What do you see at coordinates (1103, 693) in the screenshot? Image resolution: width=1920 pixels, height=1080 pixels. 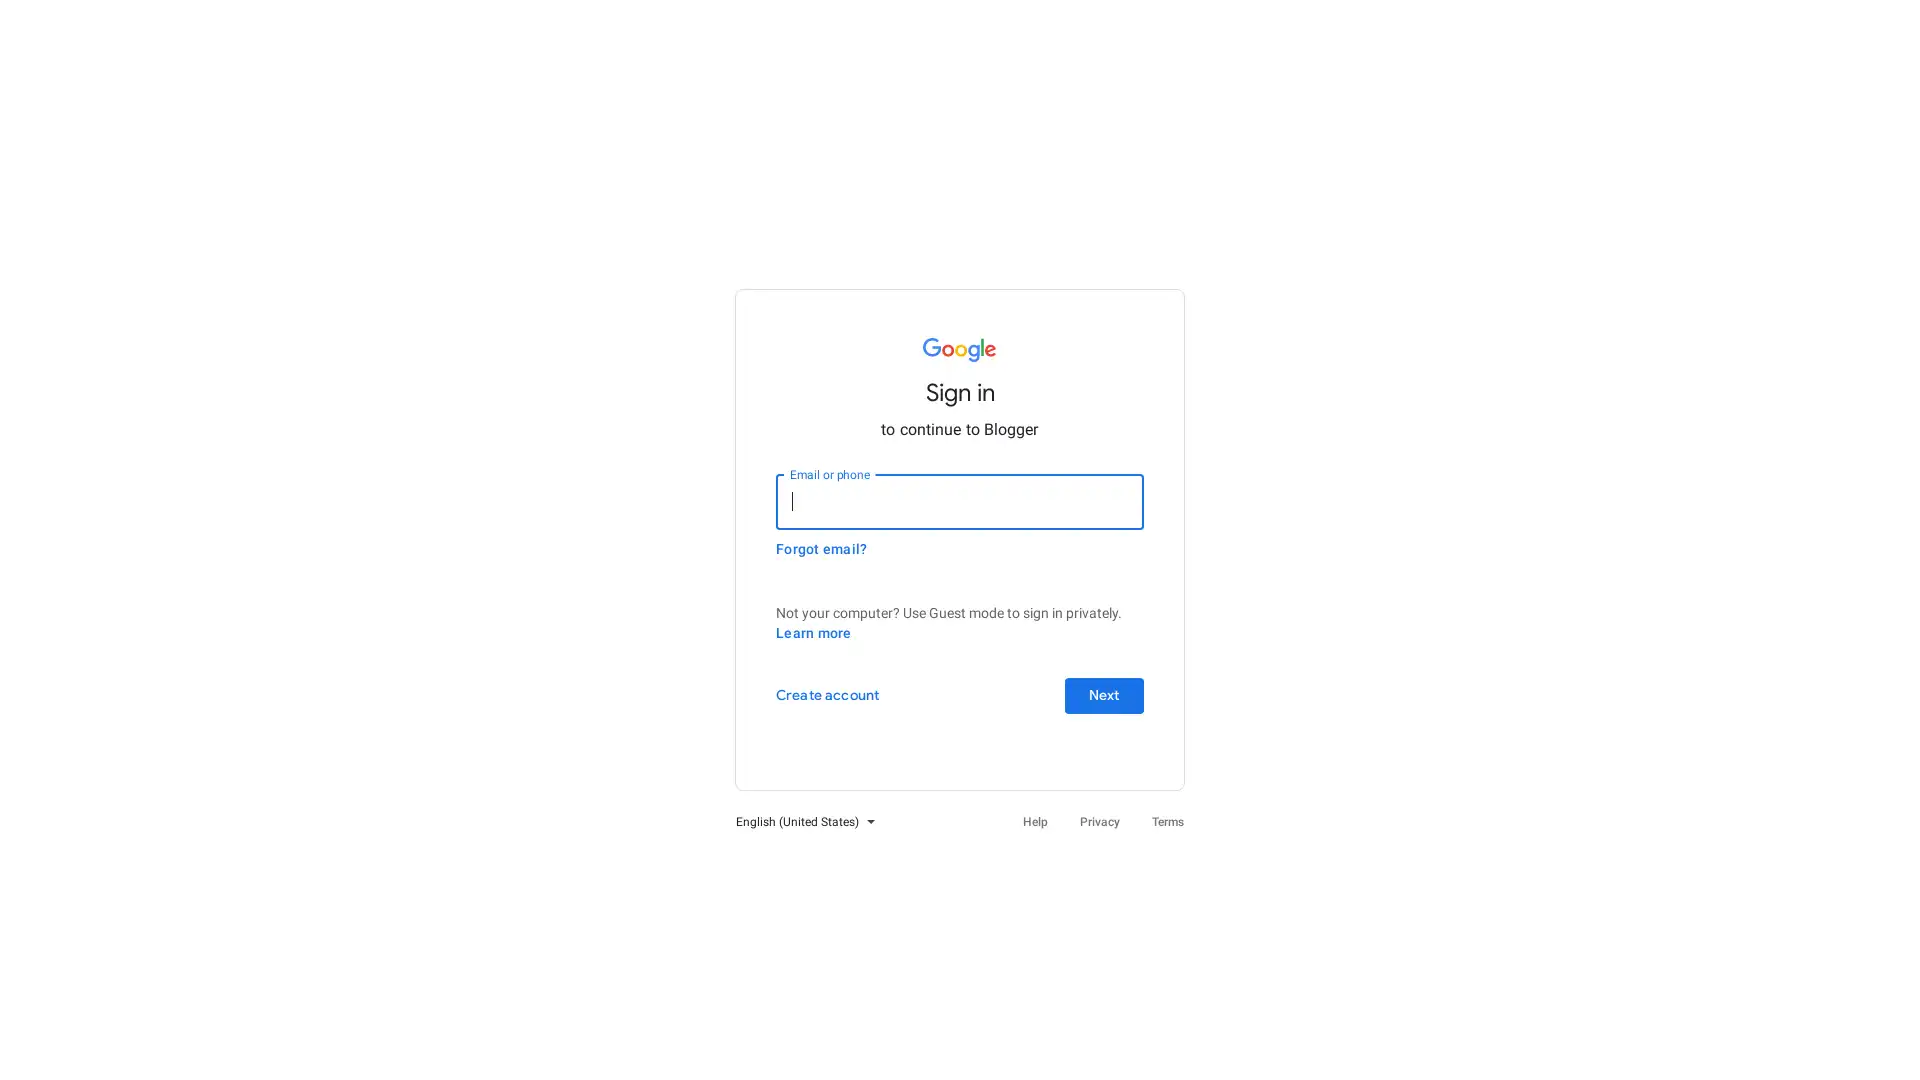 I see `Next` at bounding box center [1103, 693].